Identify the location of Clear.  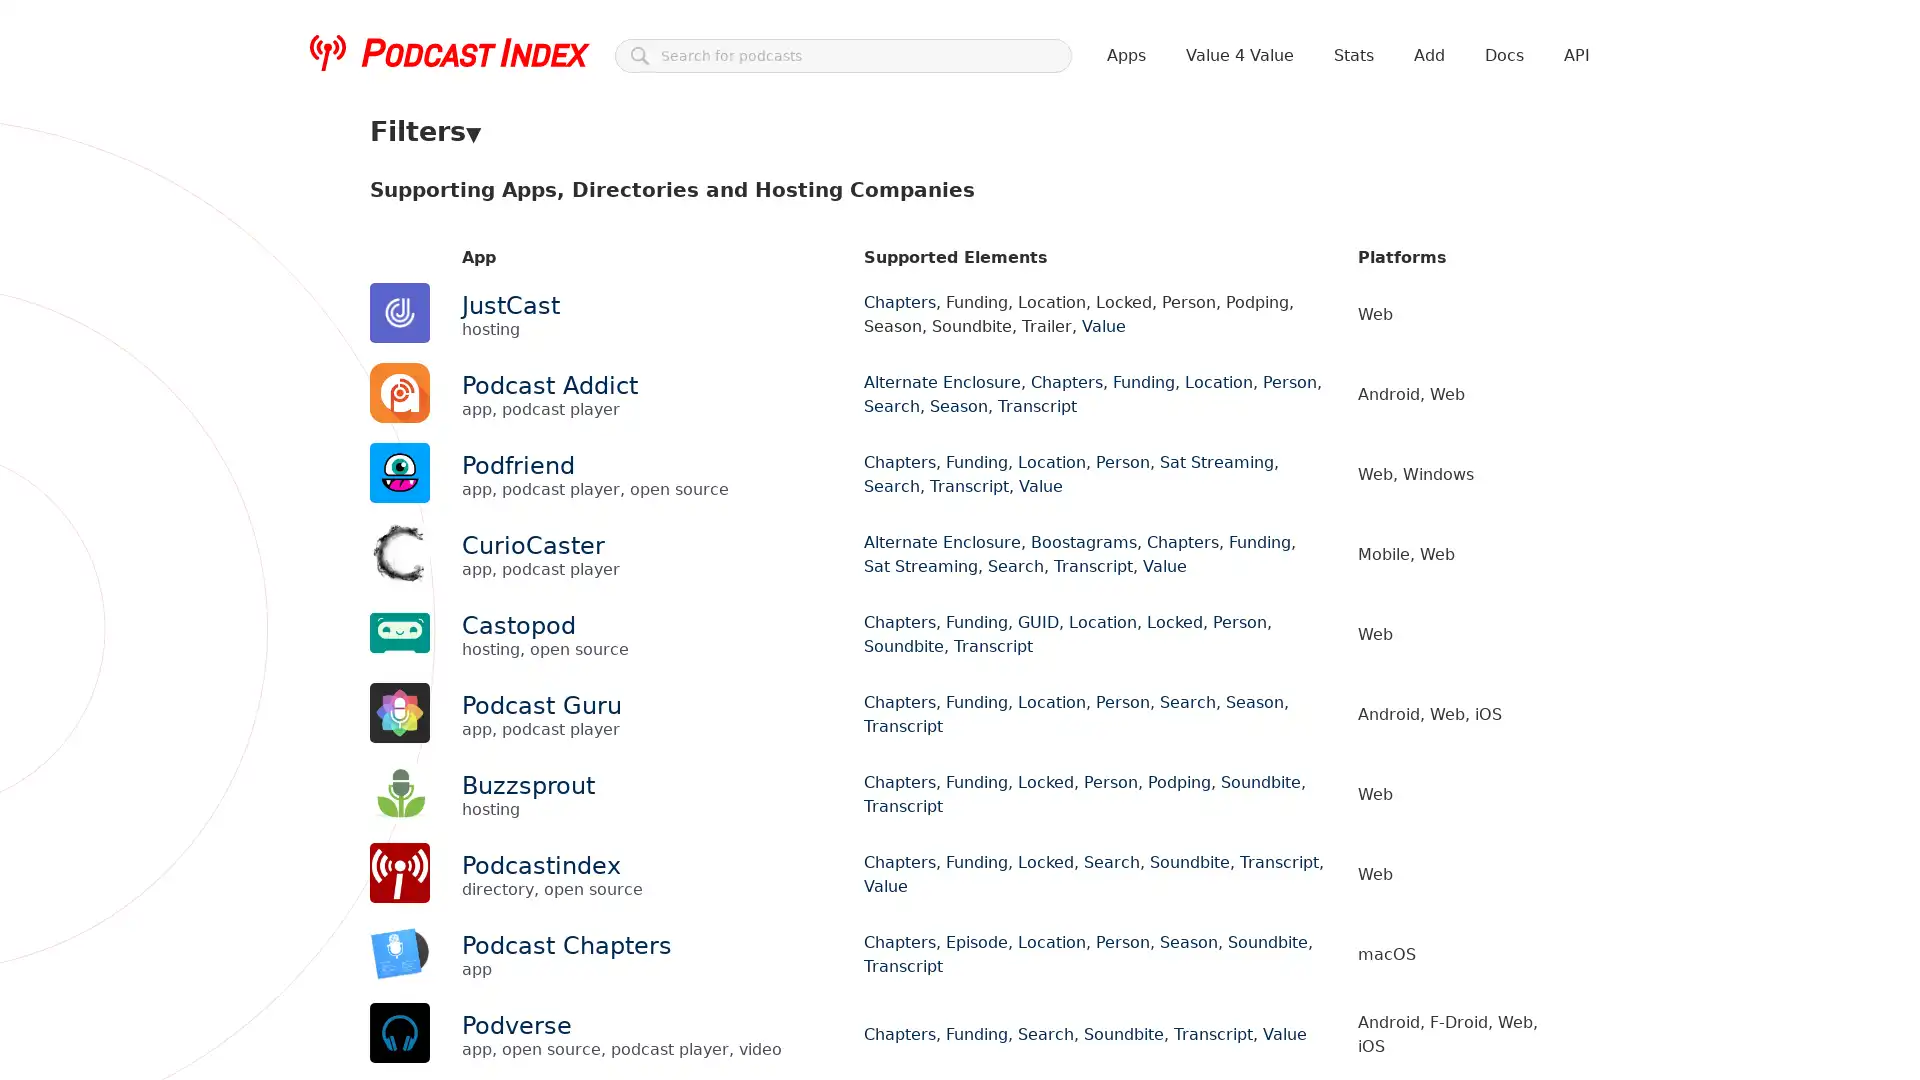
(397, 410).